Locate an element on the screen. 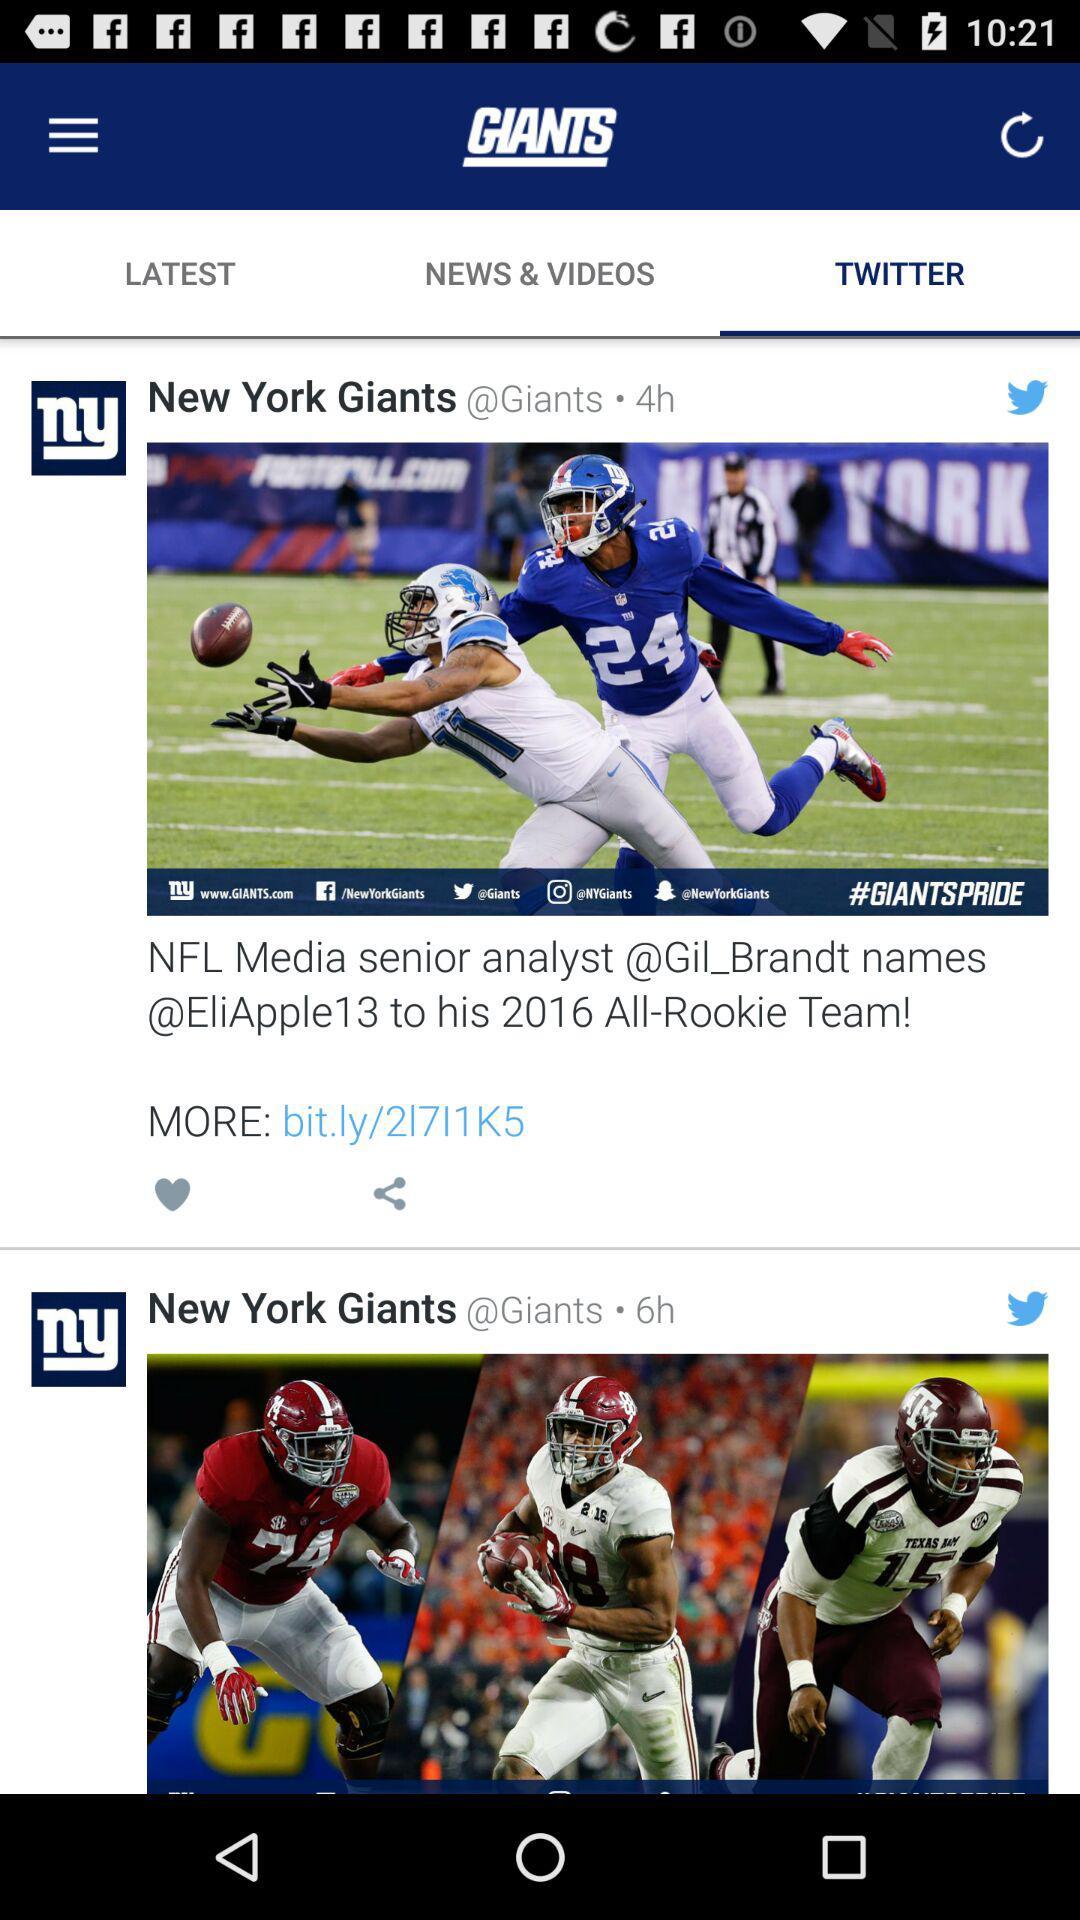 The width and height of the screenshot is (1080, 1920). share the article is located at coordinates (596, 1572).